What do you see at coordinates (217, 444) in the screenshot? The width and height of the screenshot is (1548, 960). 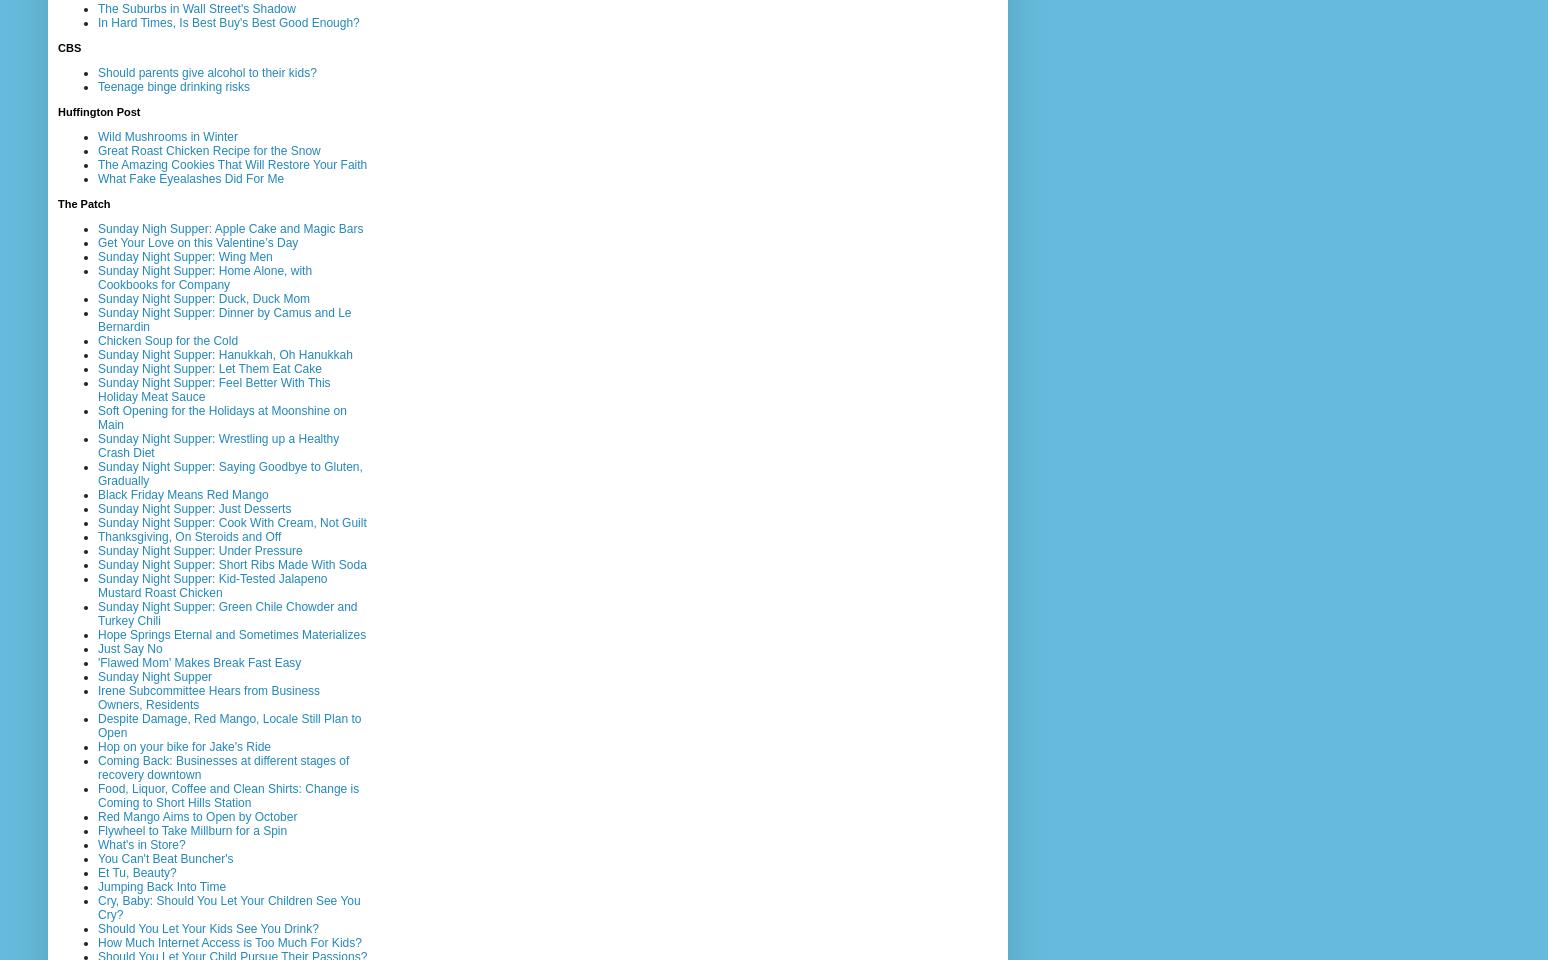 I see `'Sunday Night Supper: Wrestling up a Healthy Crash Diet'` at bounding box center [217, 444].